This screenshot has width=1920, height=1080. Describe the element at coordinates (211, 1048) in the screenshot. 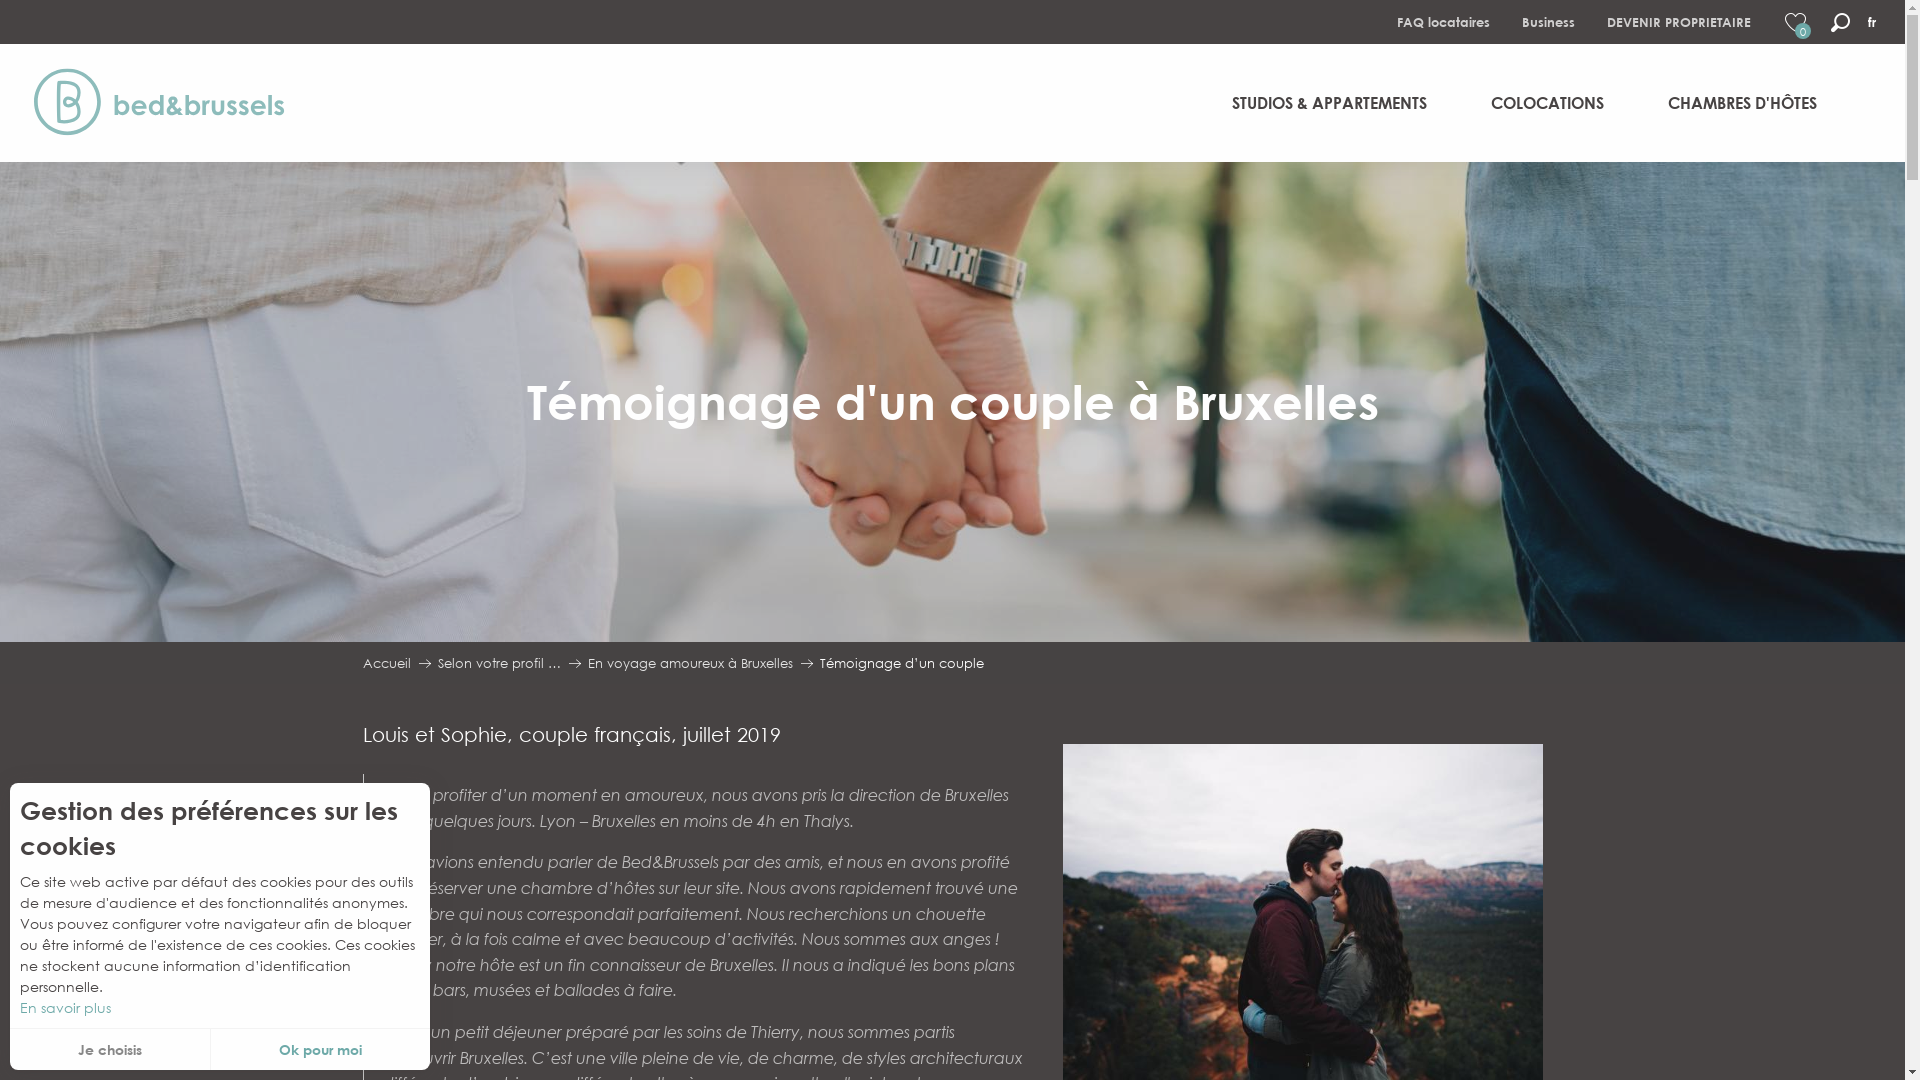

I see `'Ok pour moi'` at that location.